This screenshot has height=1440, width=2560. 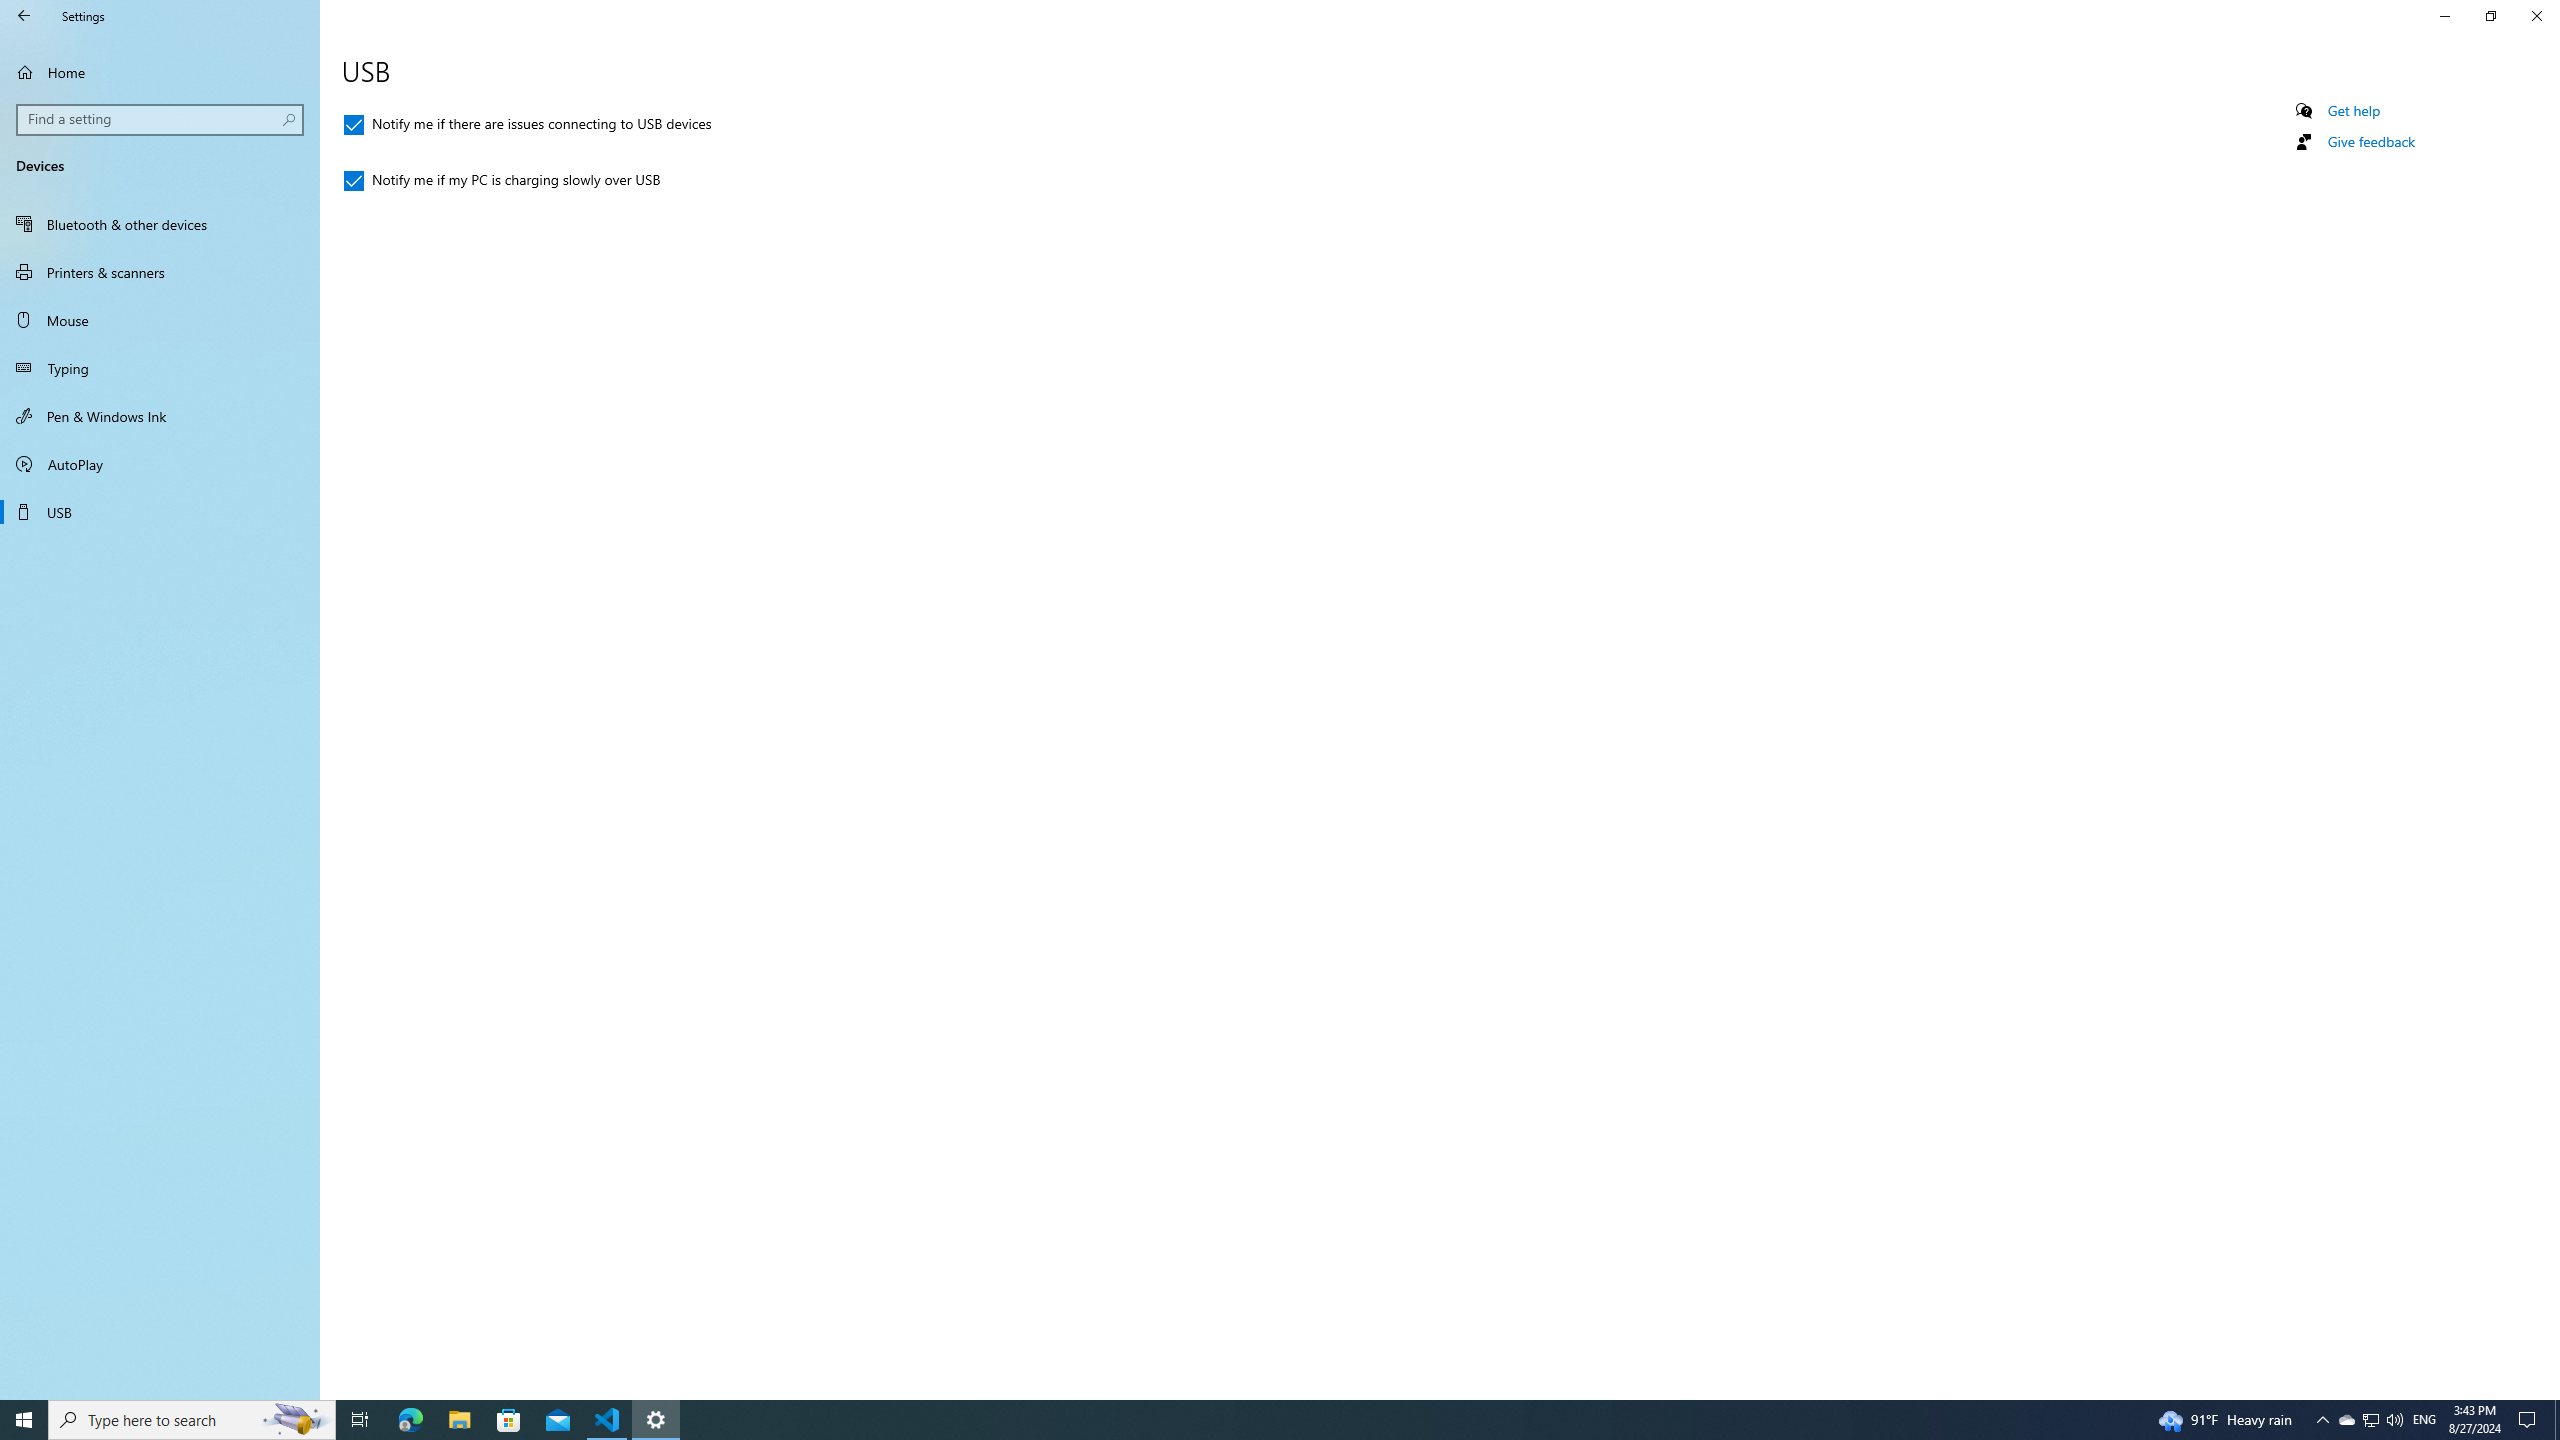 I want to click on 'Get help', so click(x=2352, y=110).